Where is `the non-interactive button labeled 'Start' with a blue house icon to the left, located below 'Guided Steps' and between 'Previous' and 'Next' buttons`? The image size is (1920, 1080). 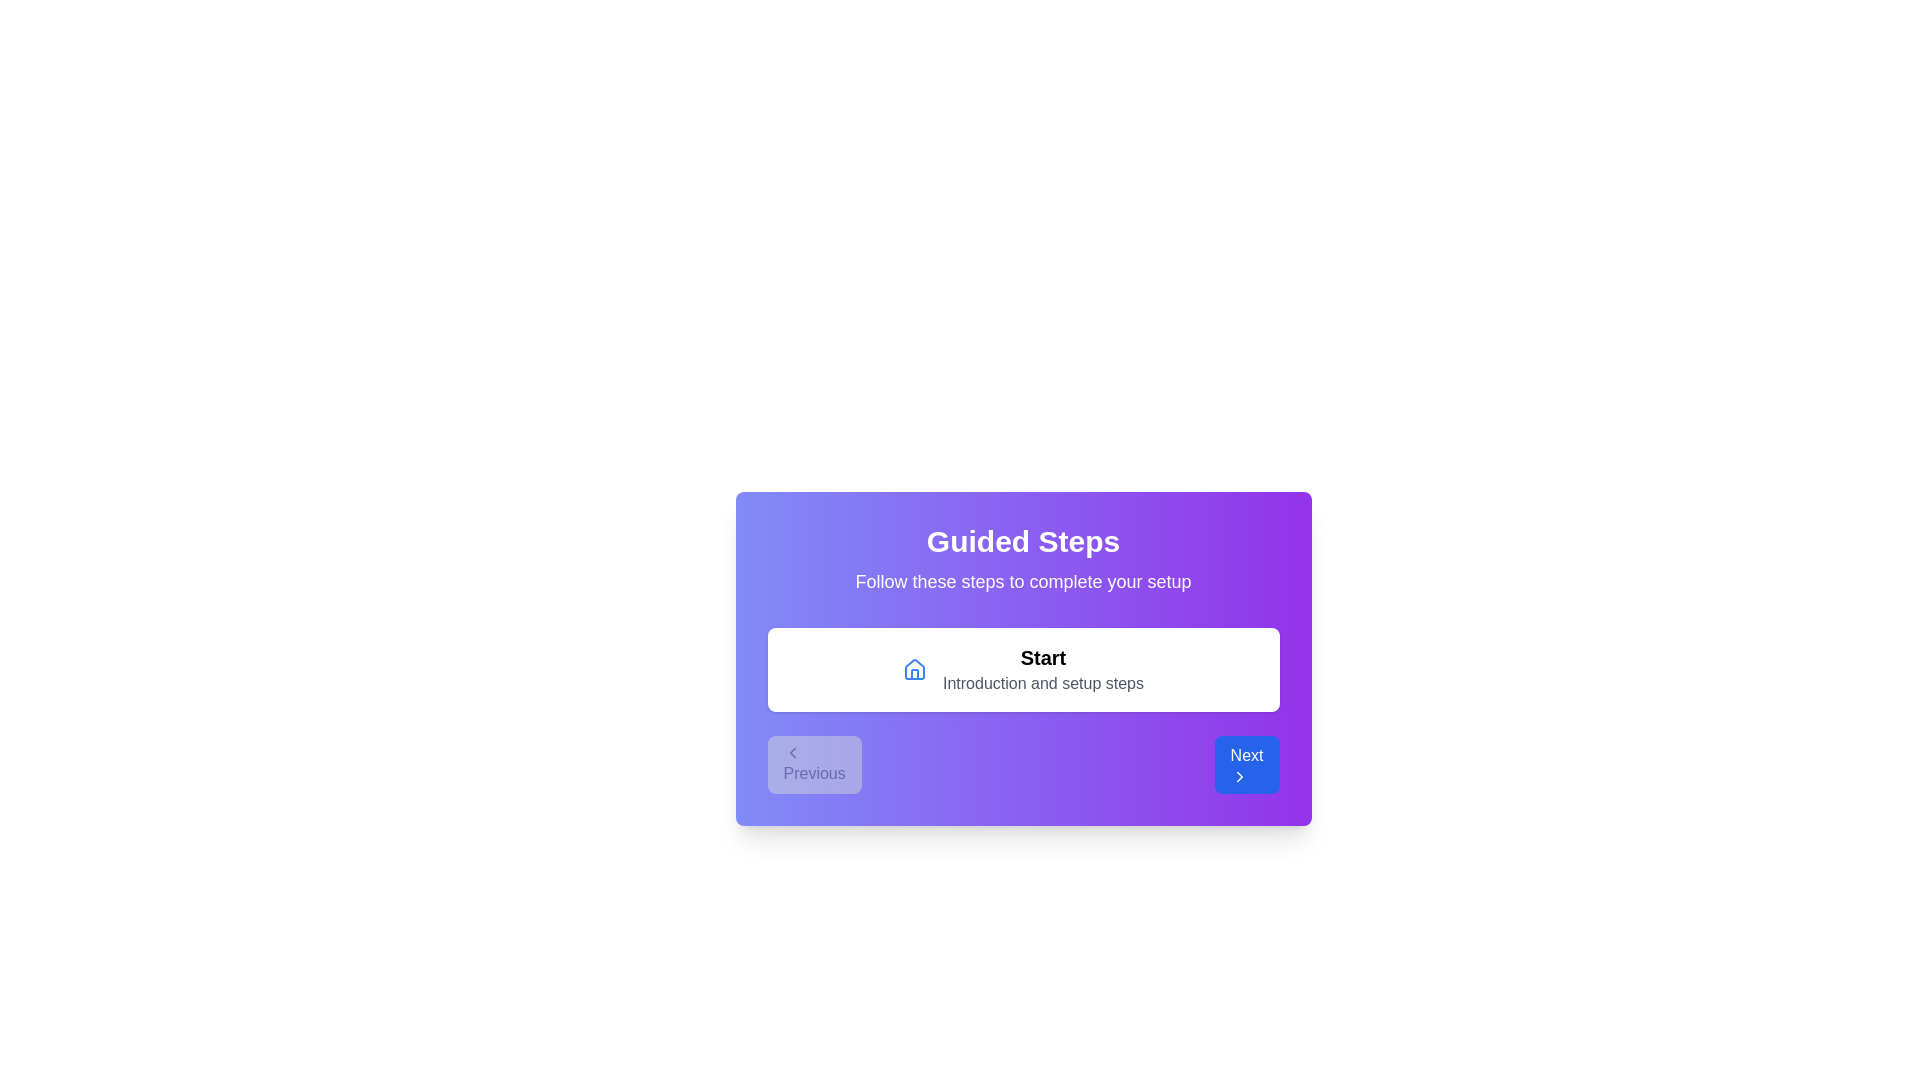 the non-interactive button labeled 'Start' with a blue house icon to the left, located below 'Guided Steps' and between 'Previous' and 'Next' buttons is located at coordinates (1023, 670).